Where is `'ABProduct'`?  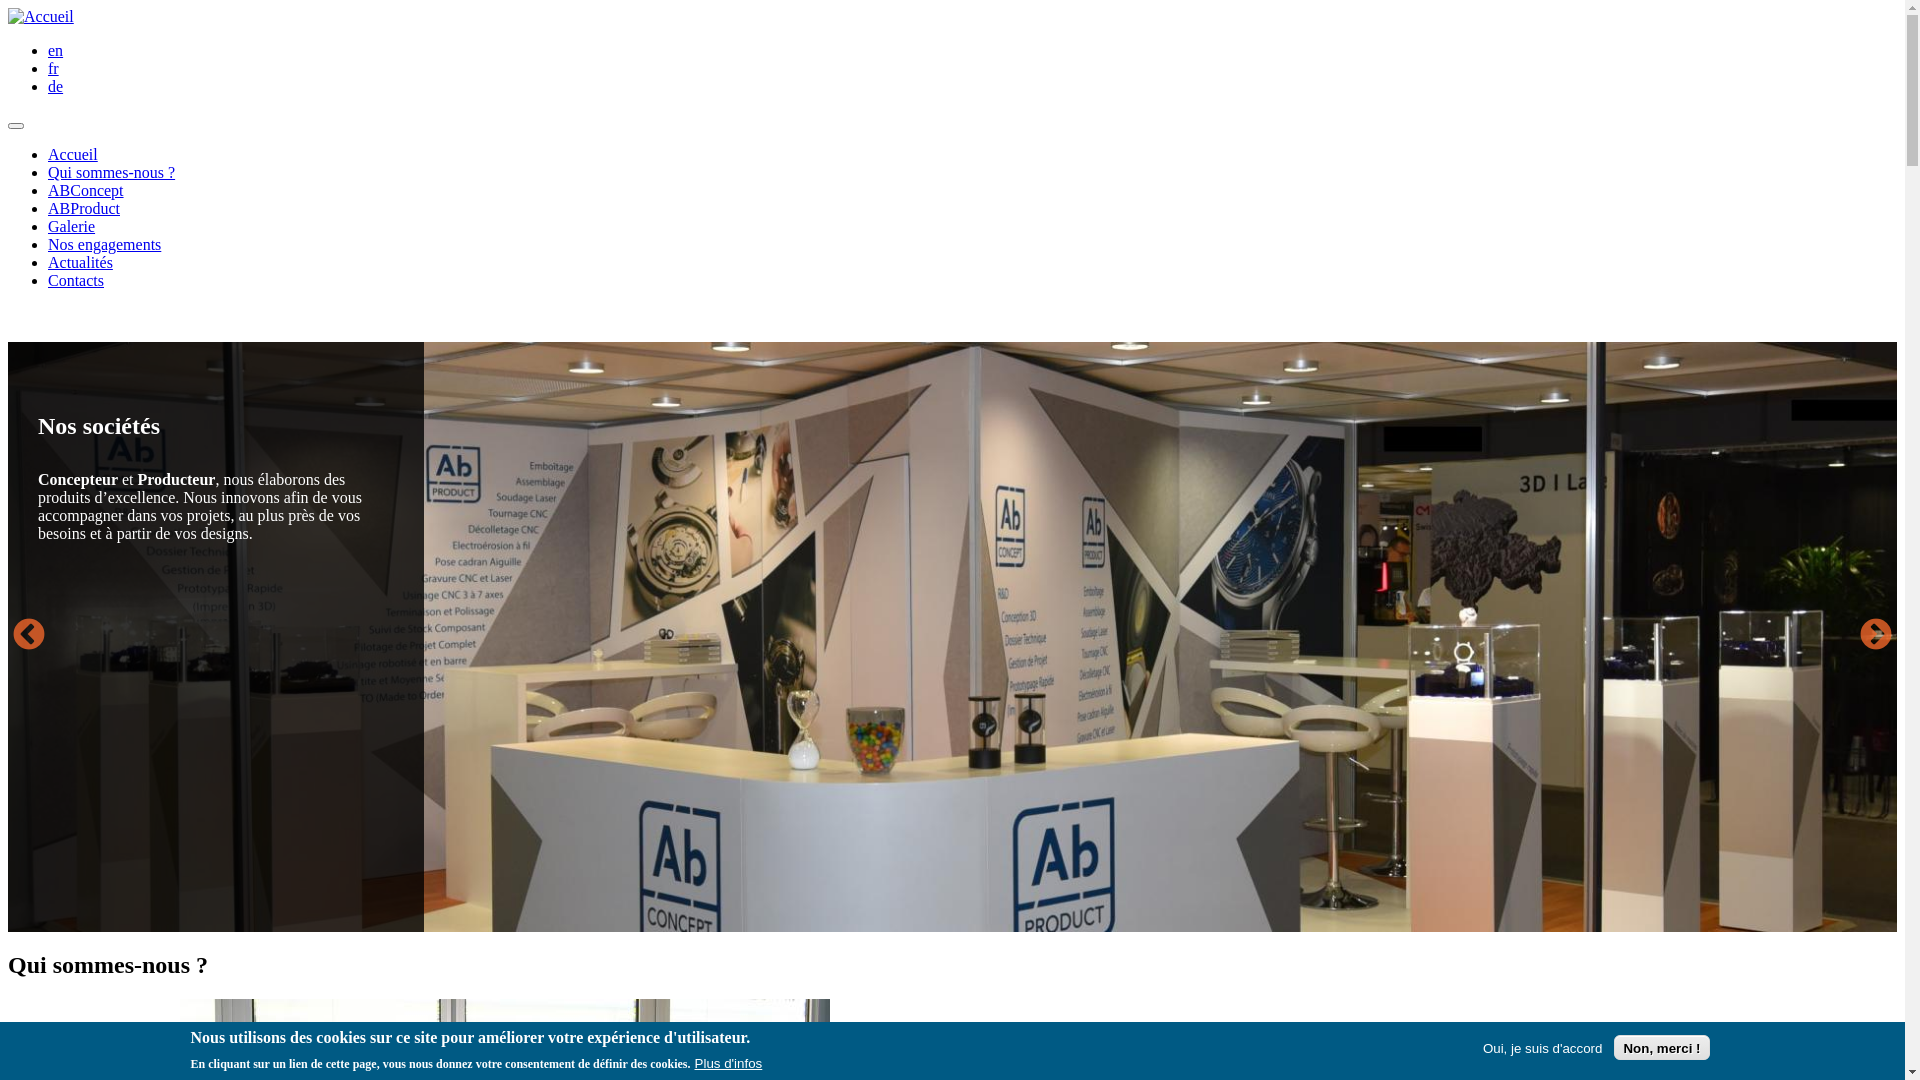 'ABProduct' is located at coordinates (82, 208).